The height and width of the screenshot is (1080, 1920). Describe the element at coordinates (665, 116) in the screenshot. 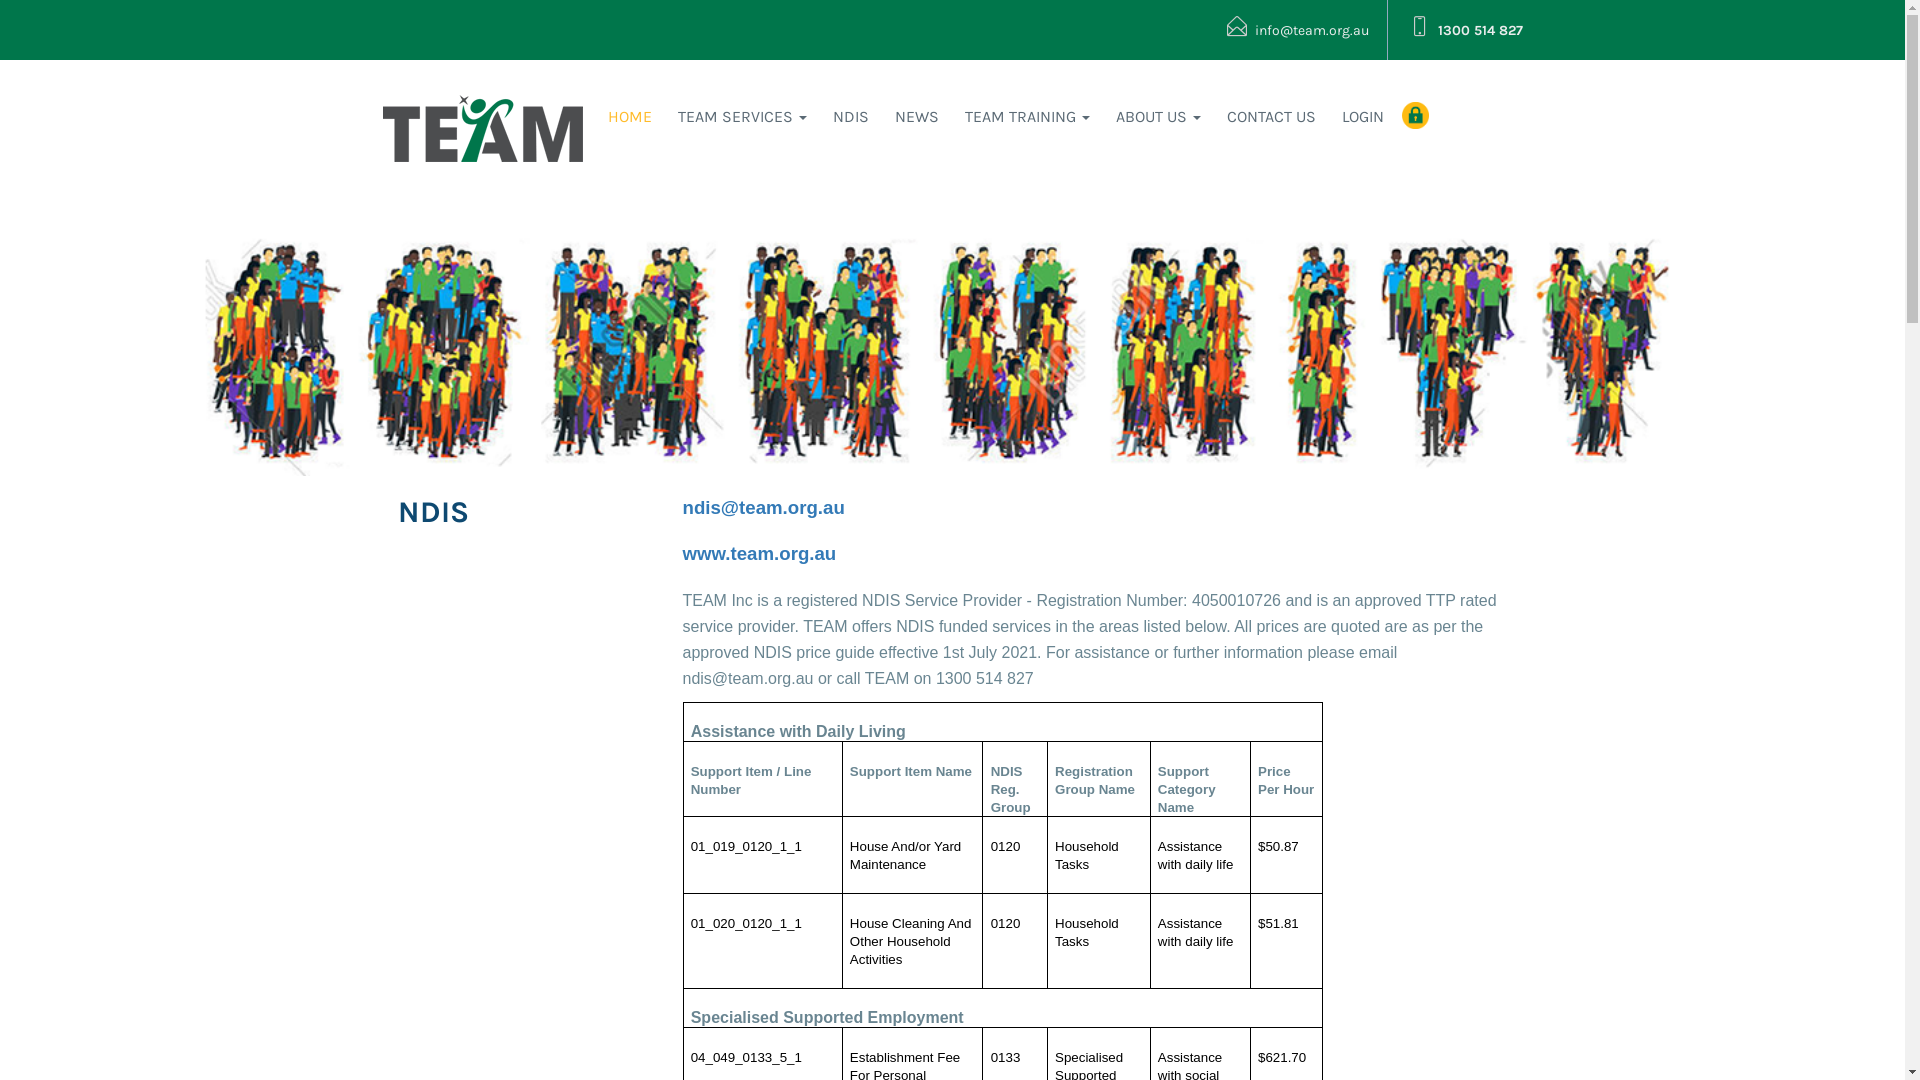

I see `'TEAM SERVICES'` at that location.